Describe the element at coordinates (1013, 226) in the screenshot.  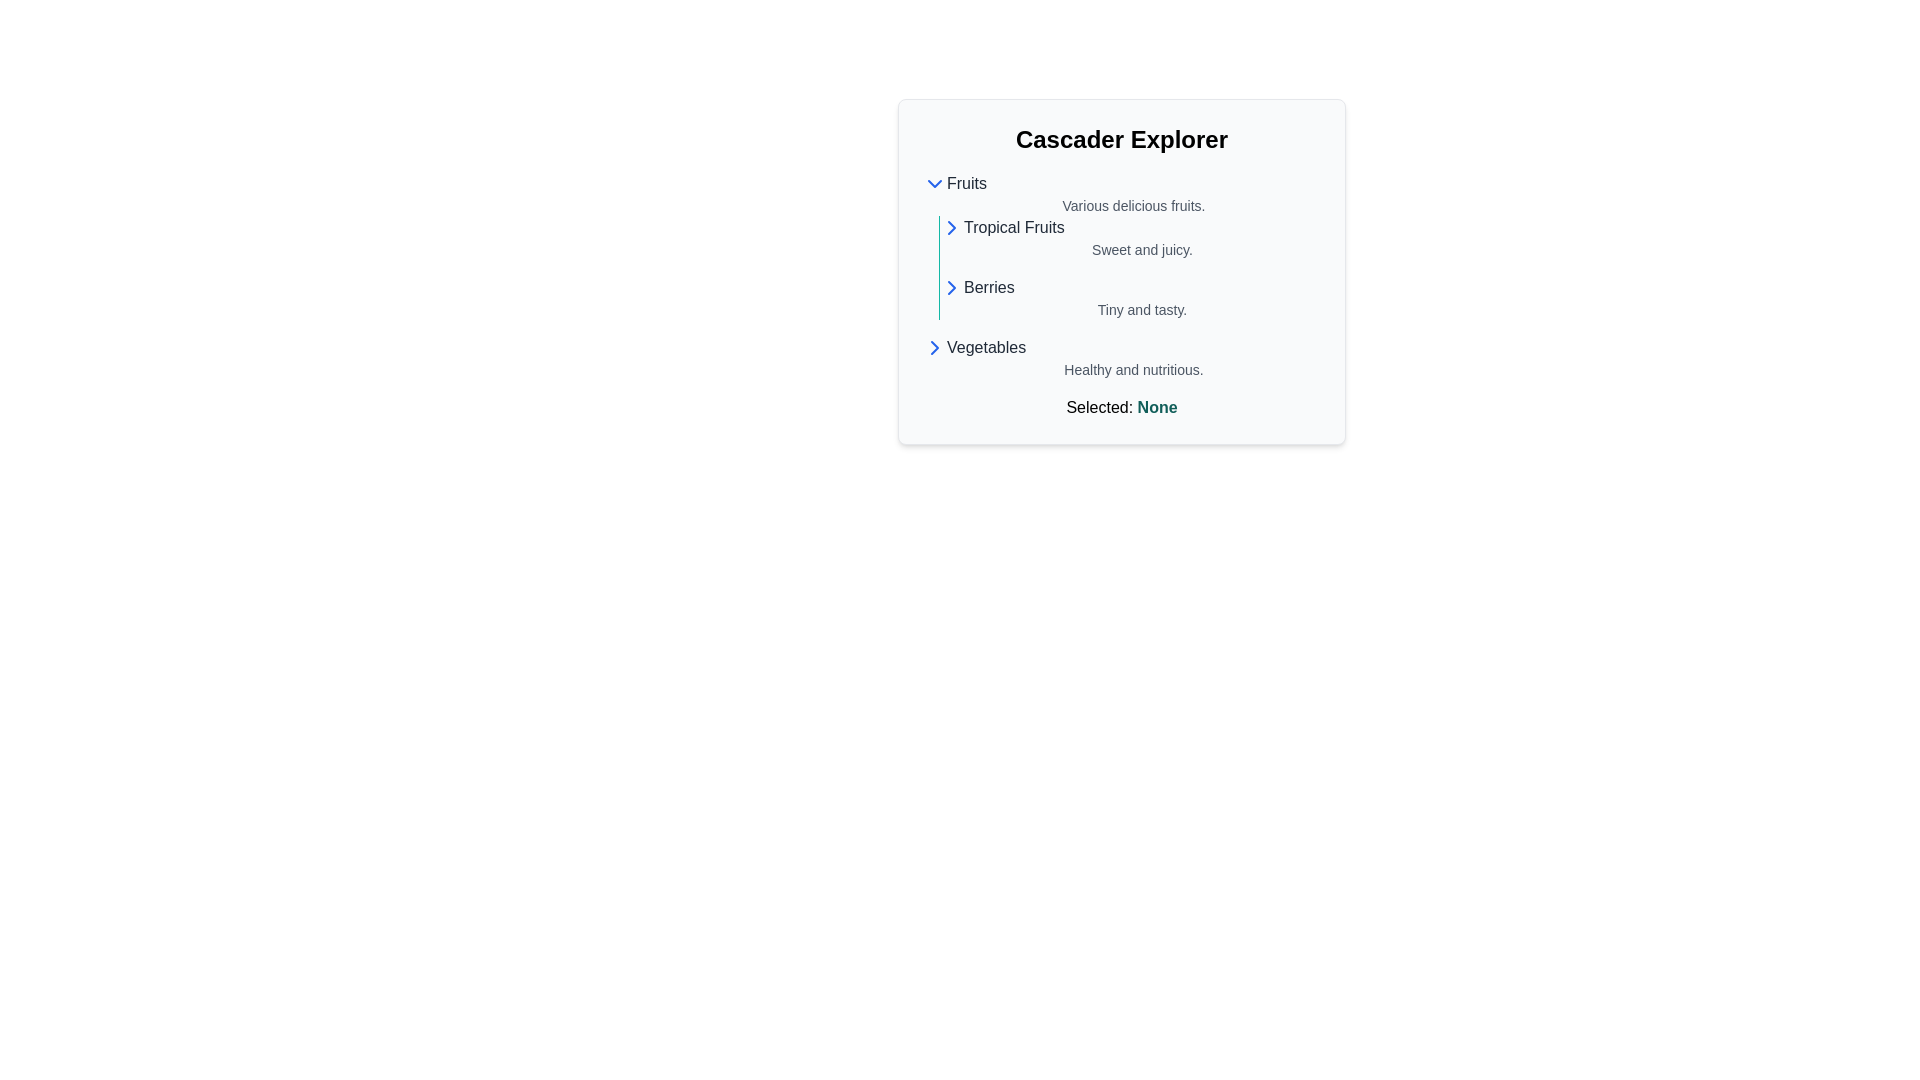
I see `on the 'Tropical Fruits' label in the 'Fruits' category of the 'Cascader Explorer' menu` at that location.